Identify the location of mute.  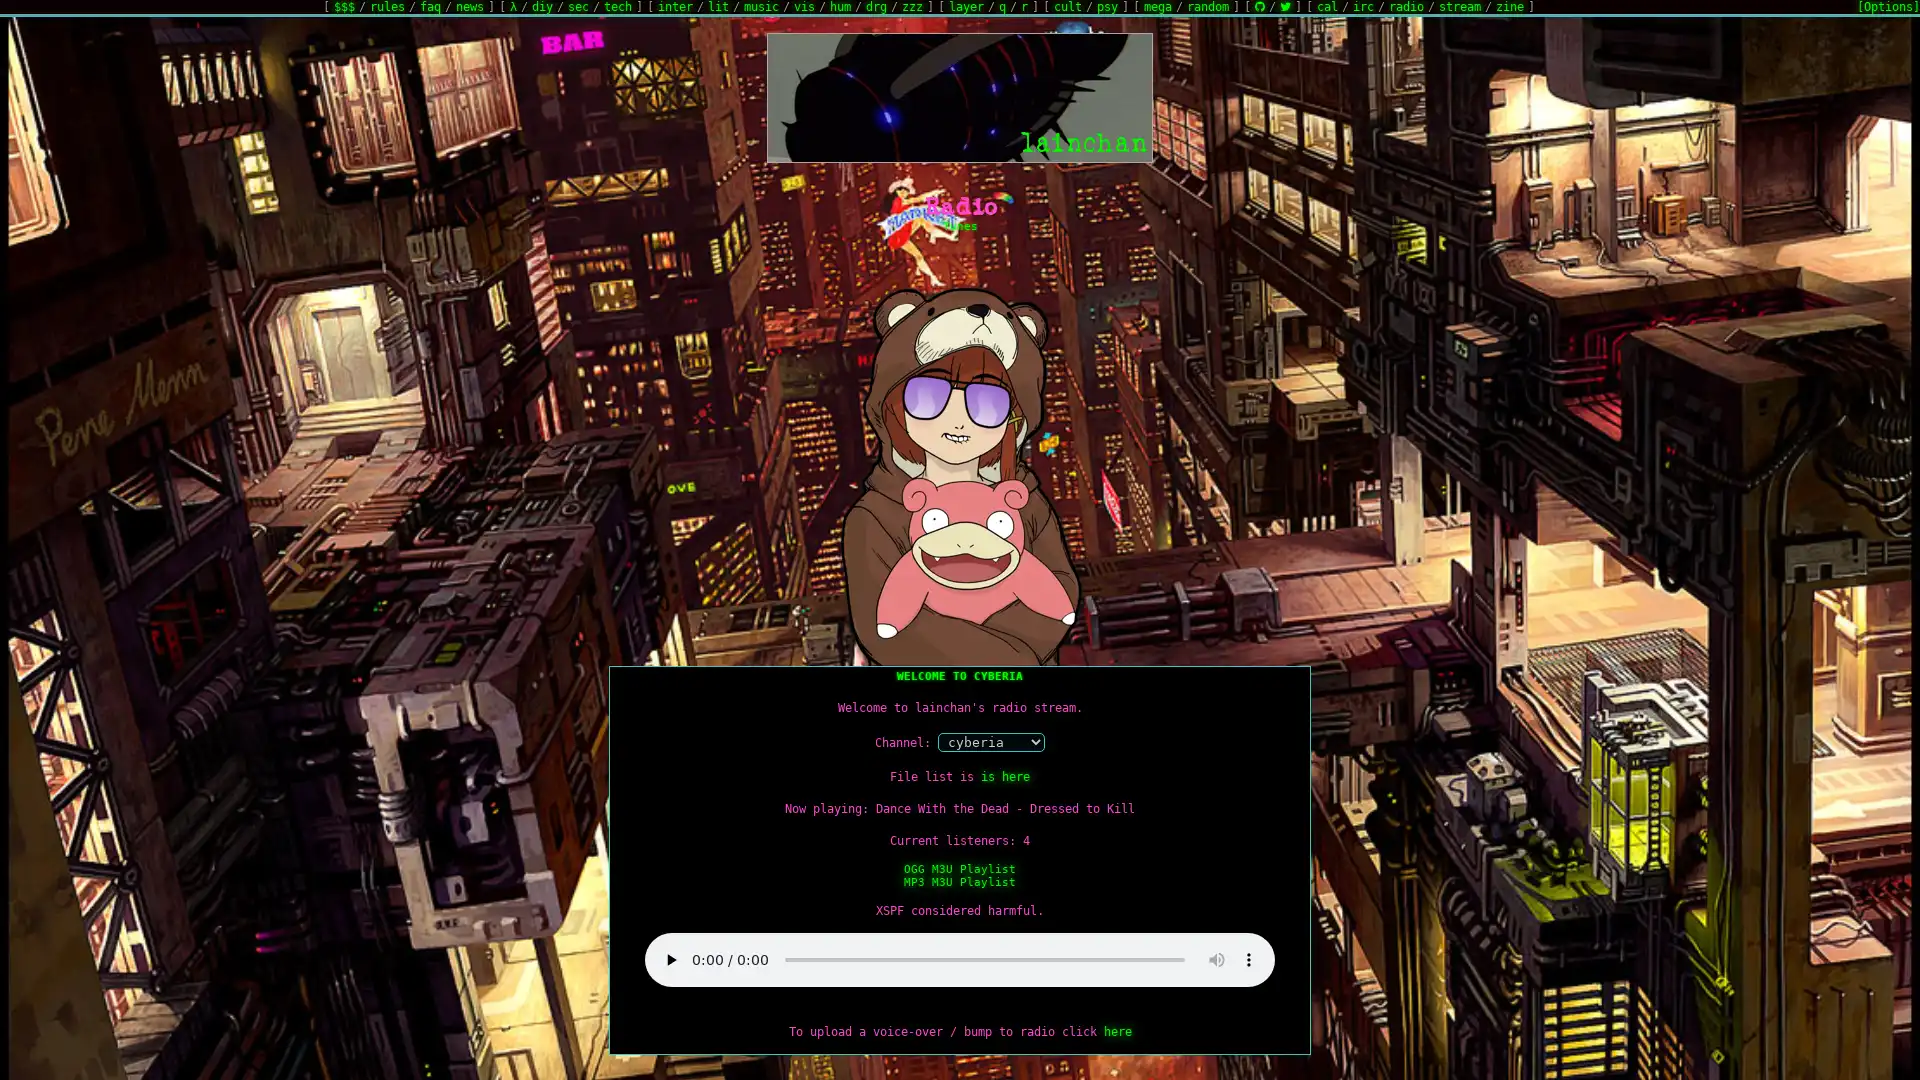
(1216, 959).